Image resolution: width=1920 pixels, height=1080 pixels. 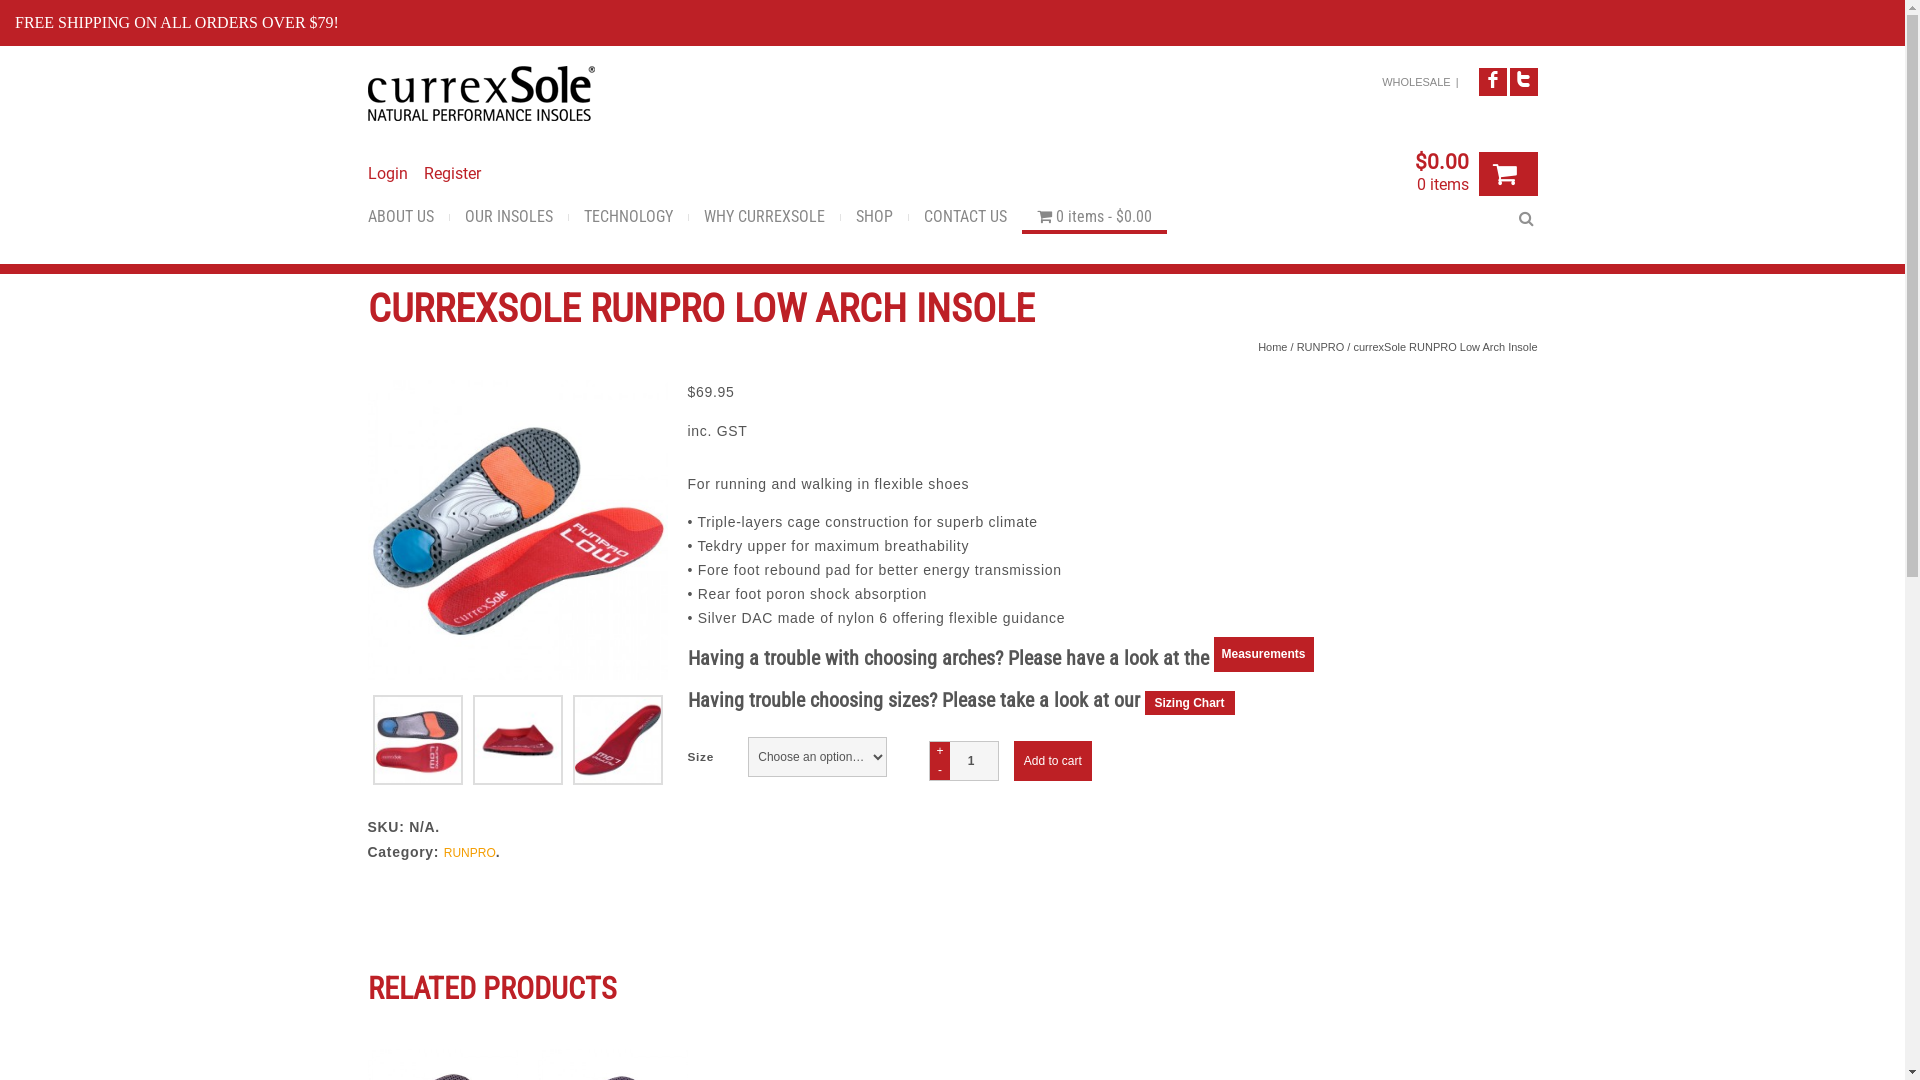 I want to click on 'Sizing Chart', so click(x=1189, y=701).